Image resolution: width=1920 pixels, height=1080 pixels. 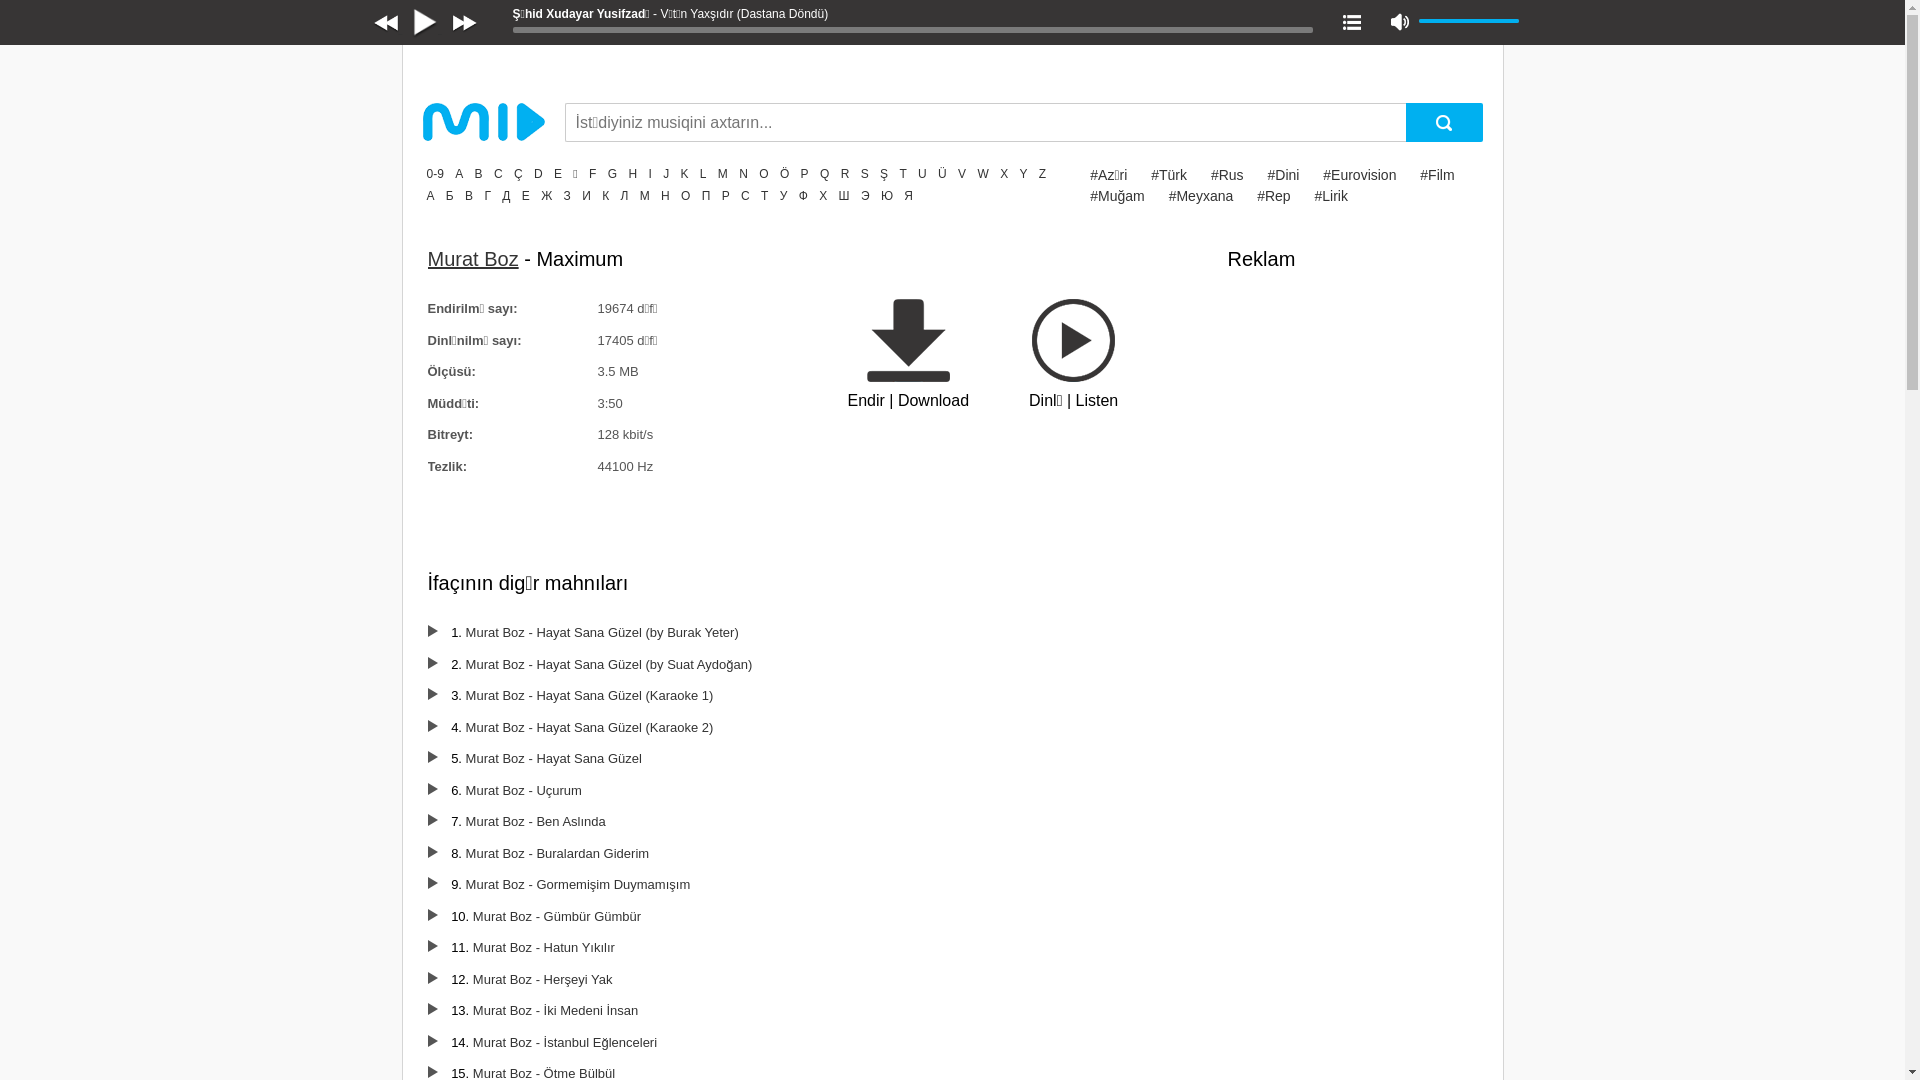 What do you see at coordinates (1256, 196) in the screenshot?
I see `'#Rep'` at bounding box center [1256, 196].